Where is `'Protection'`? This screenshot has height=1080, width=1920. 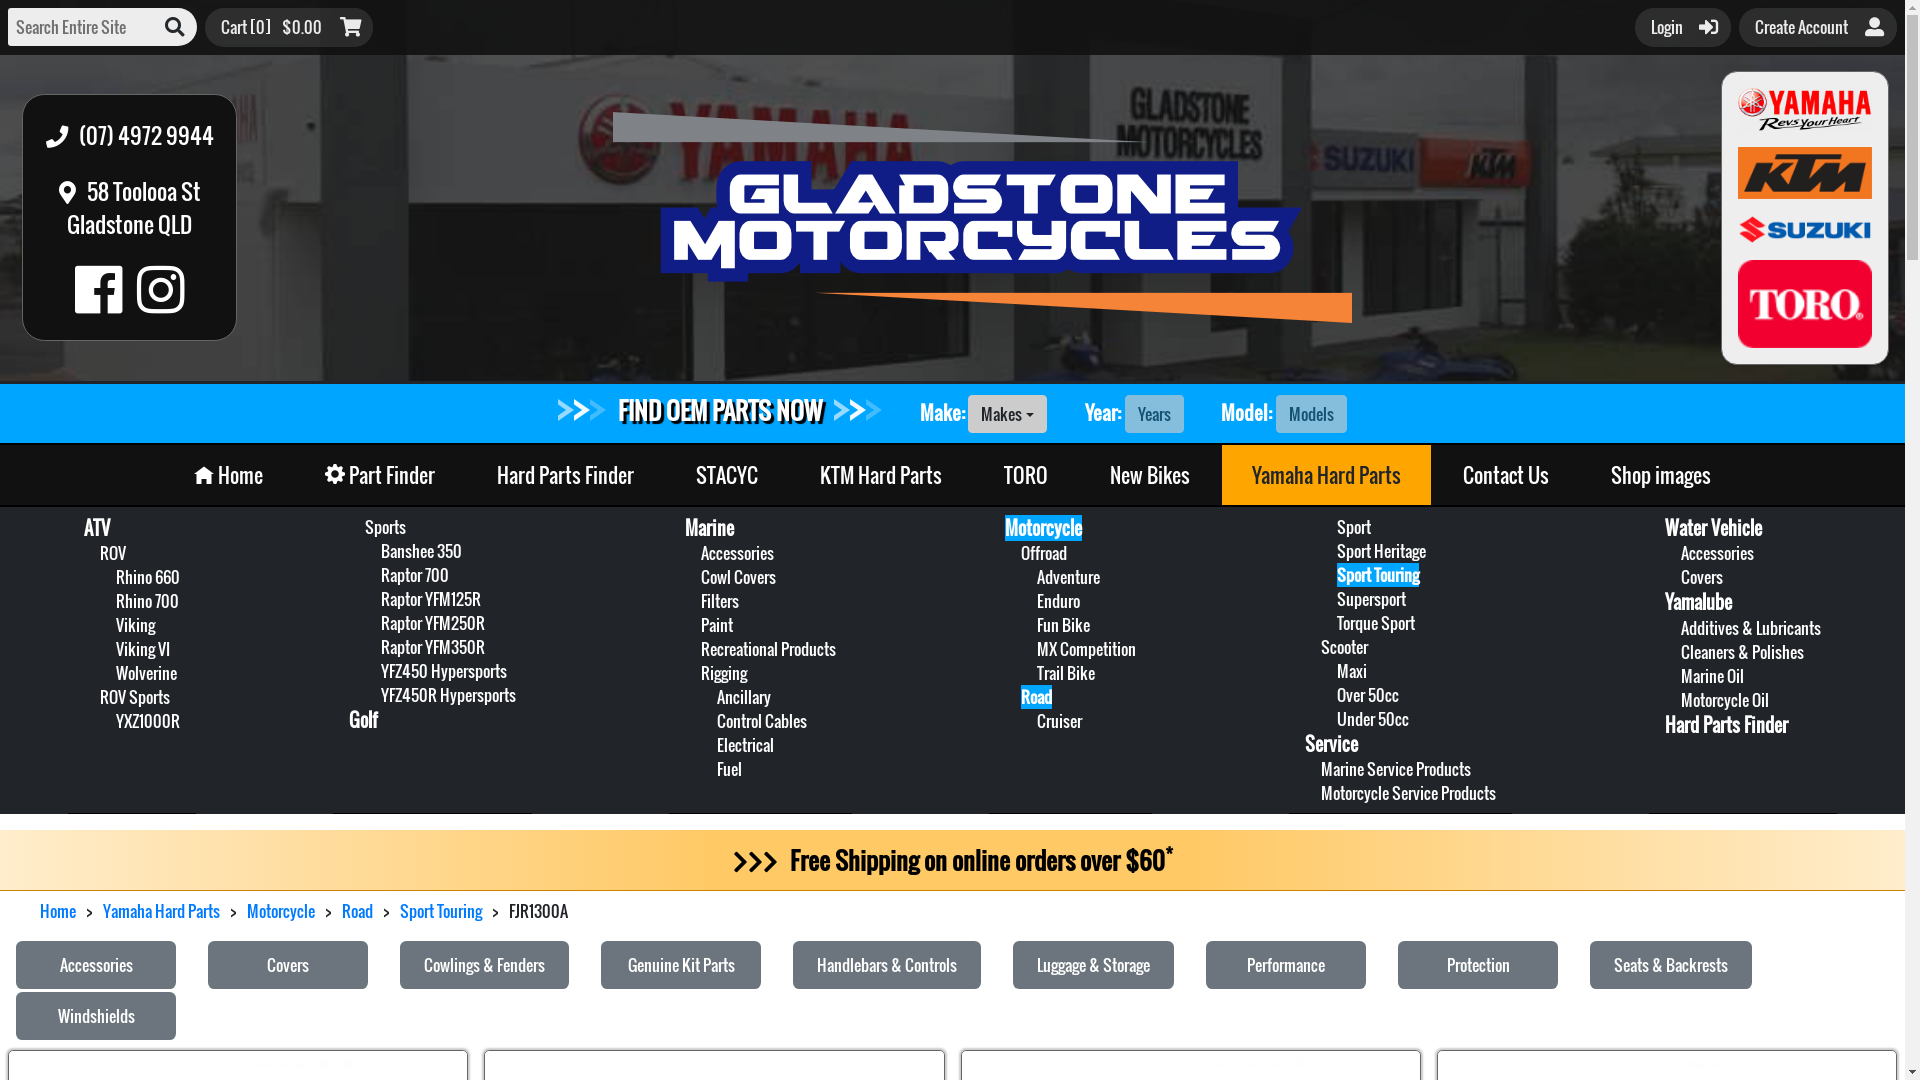 'Protection' is located at coordinates (1477, 963).